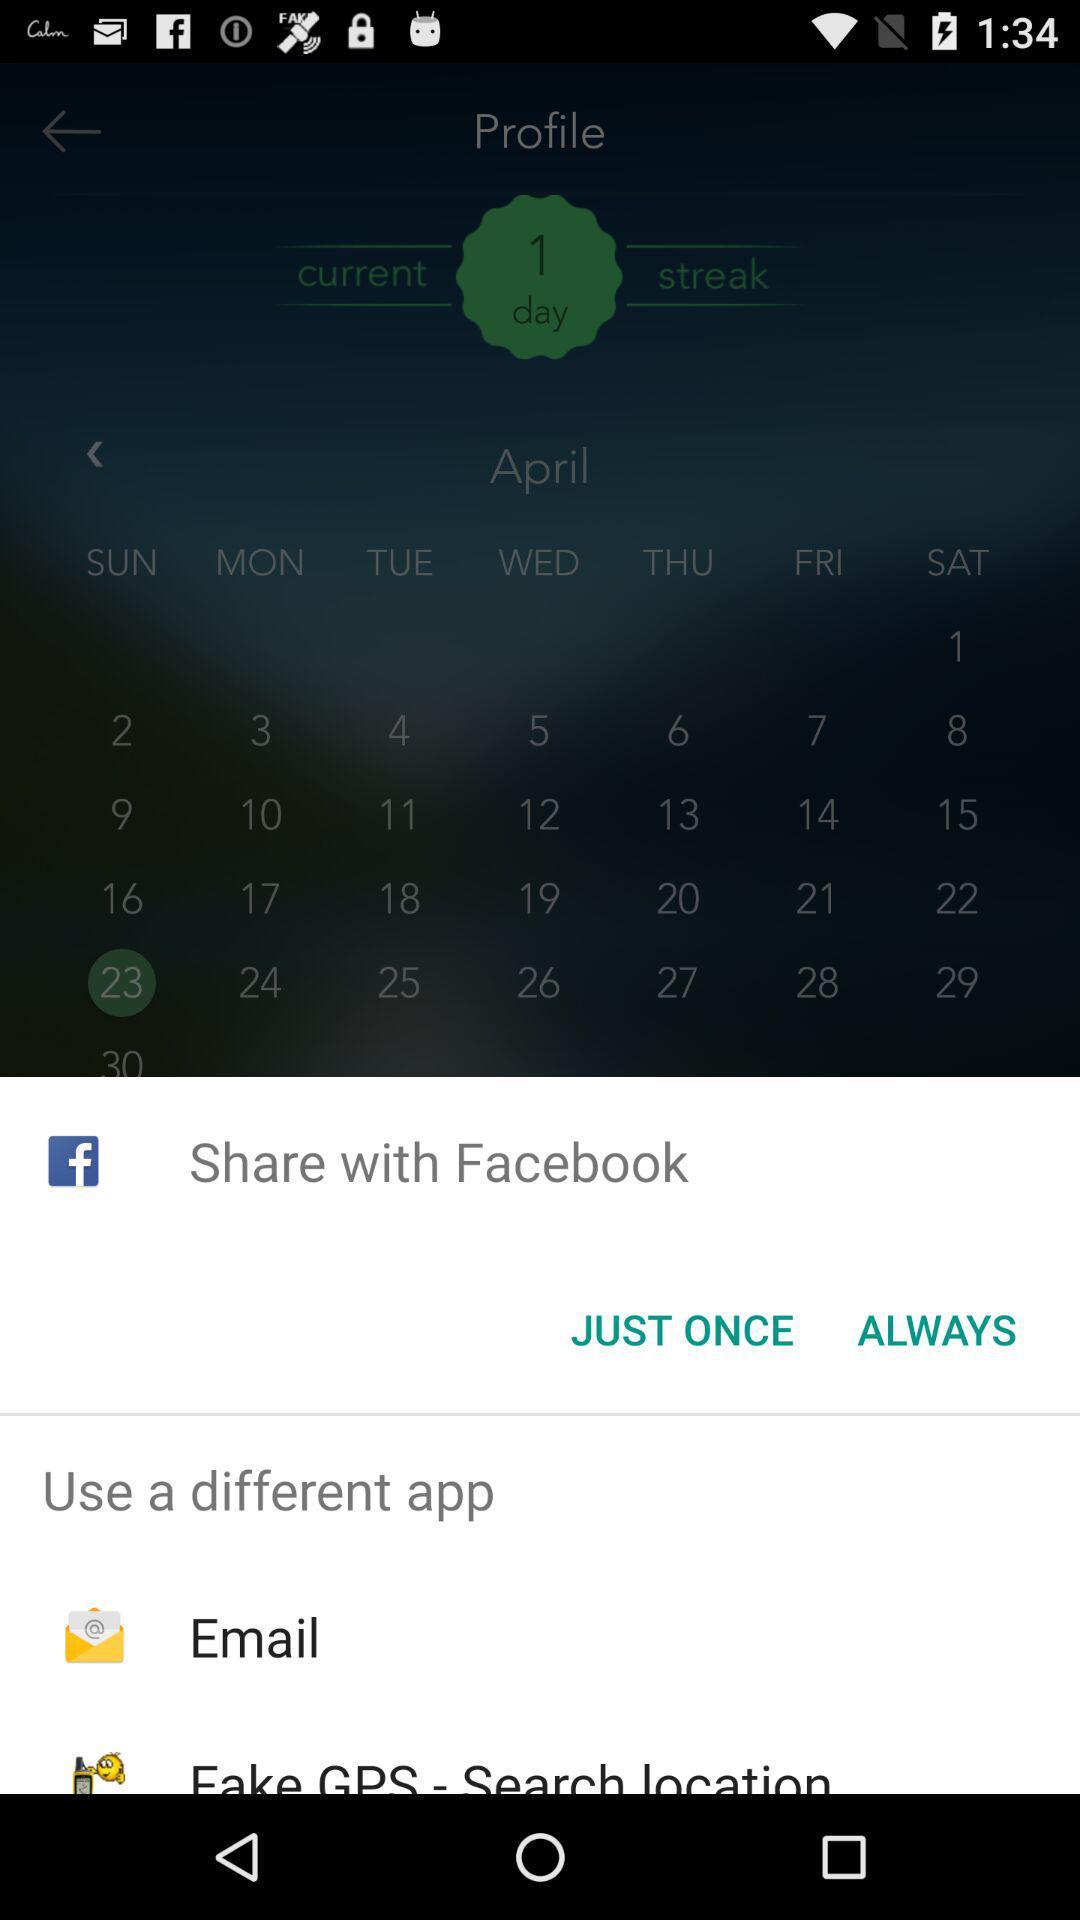 The height and width of the screenshot is (1920, 1080). What do you see at coordinates (937, 1329) in the screenshot?
I see `icon to the right of the just once button` at bounding box center [937, 1329].